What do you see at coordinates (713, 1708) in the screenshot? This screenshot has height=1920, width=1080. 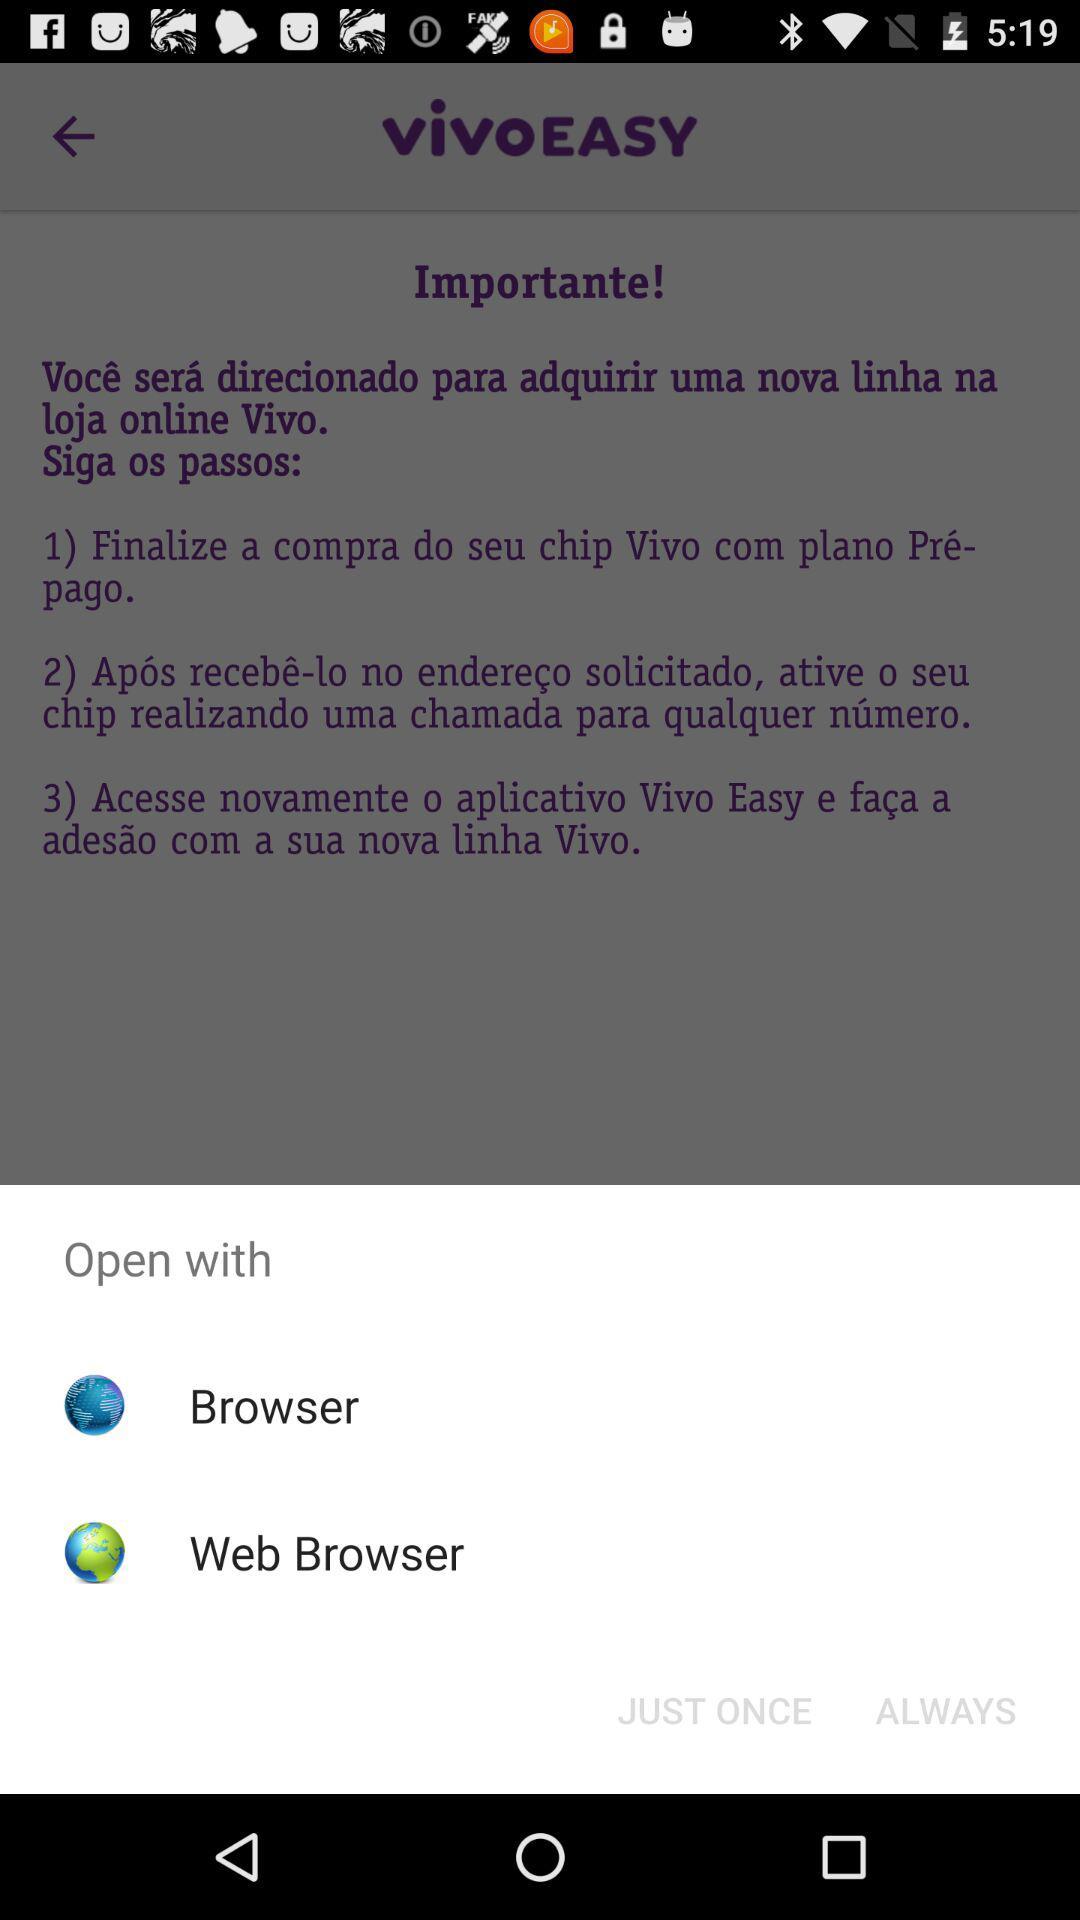 I see `just once icon` at bounding box center [713, 1708].